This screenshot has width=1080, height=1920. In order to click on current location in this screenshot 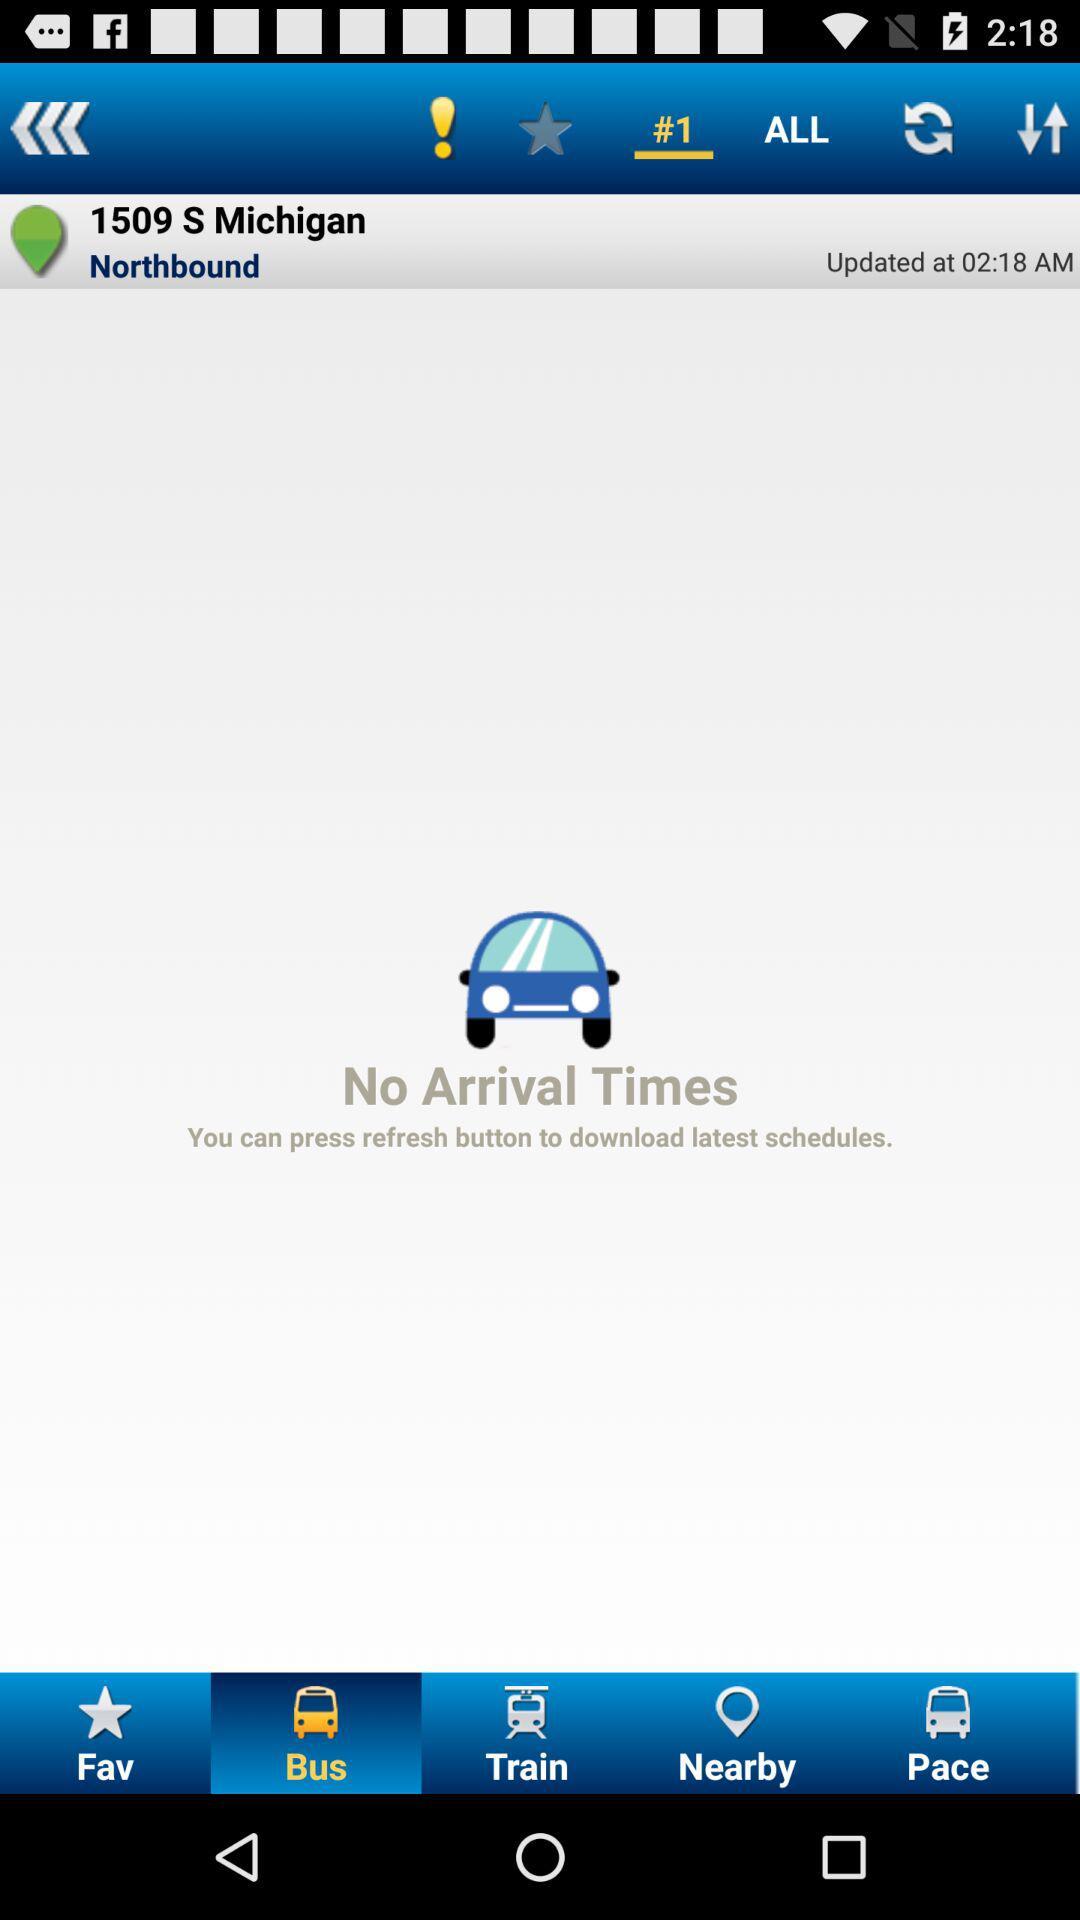, I will do `click(39, 240)`.